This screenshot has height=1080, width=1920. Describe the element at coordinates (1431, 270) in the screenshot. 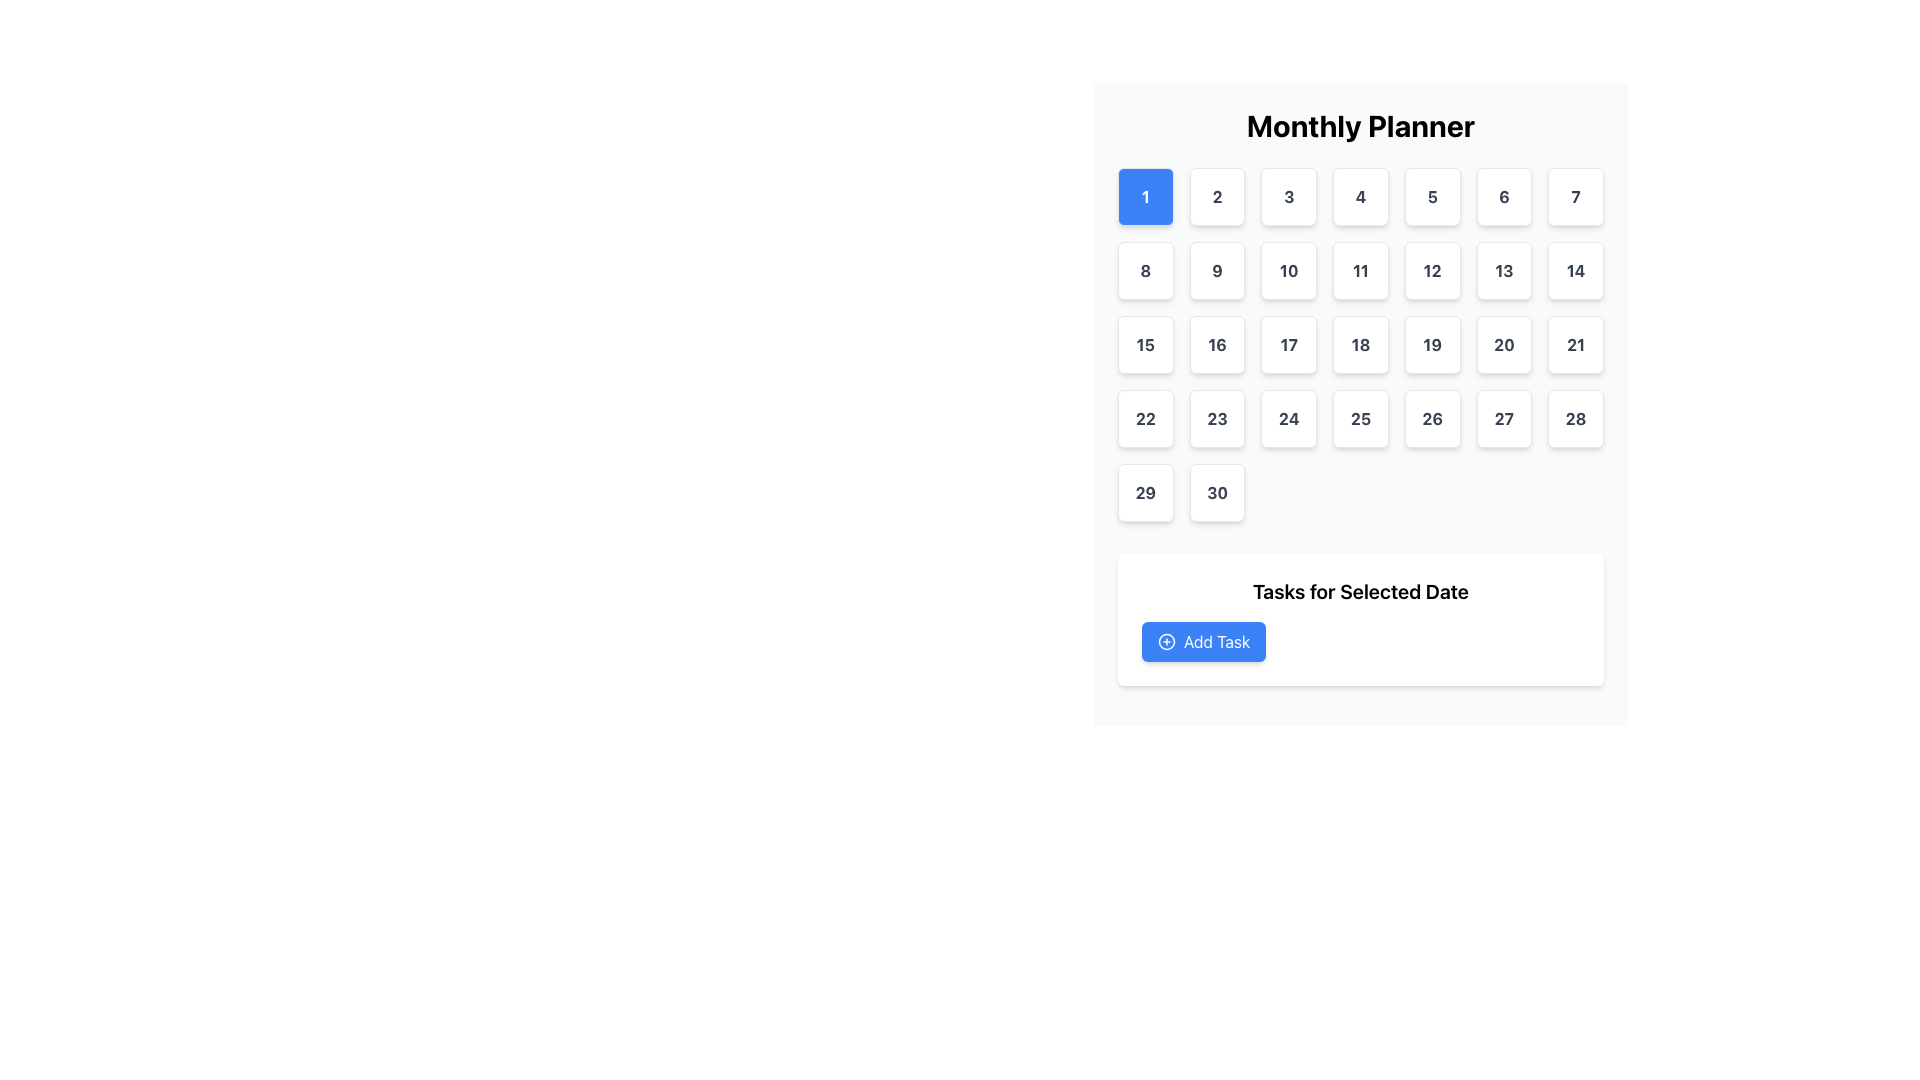

I see `the button displaying the number '12' in bold, centered text with a white background and rounded corners` at that location.